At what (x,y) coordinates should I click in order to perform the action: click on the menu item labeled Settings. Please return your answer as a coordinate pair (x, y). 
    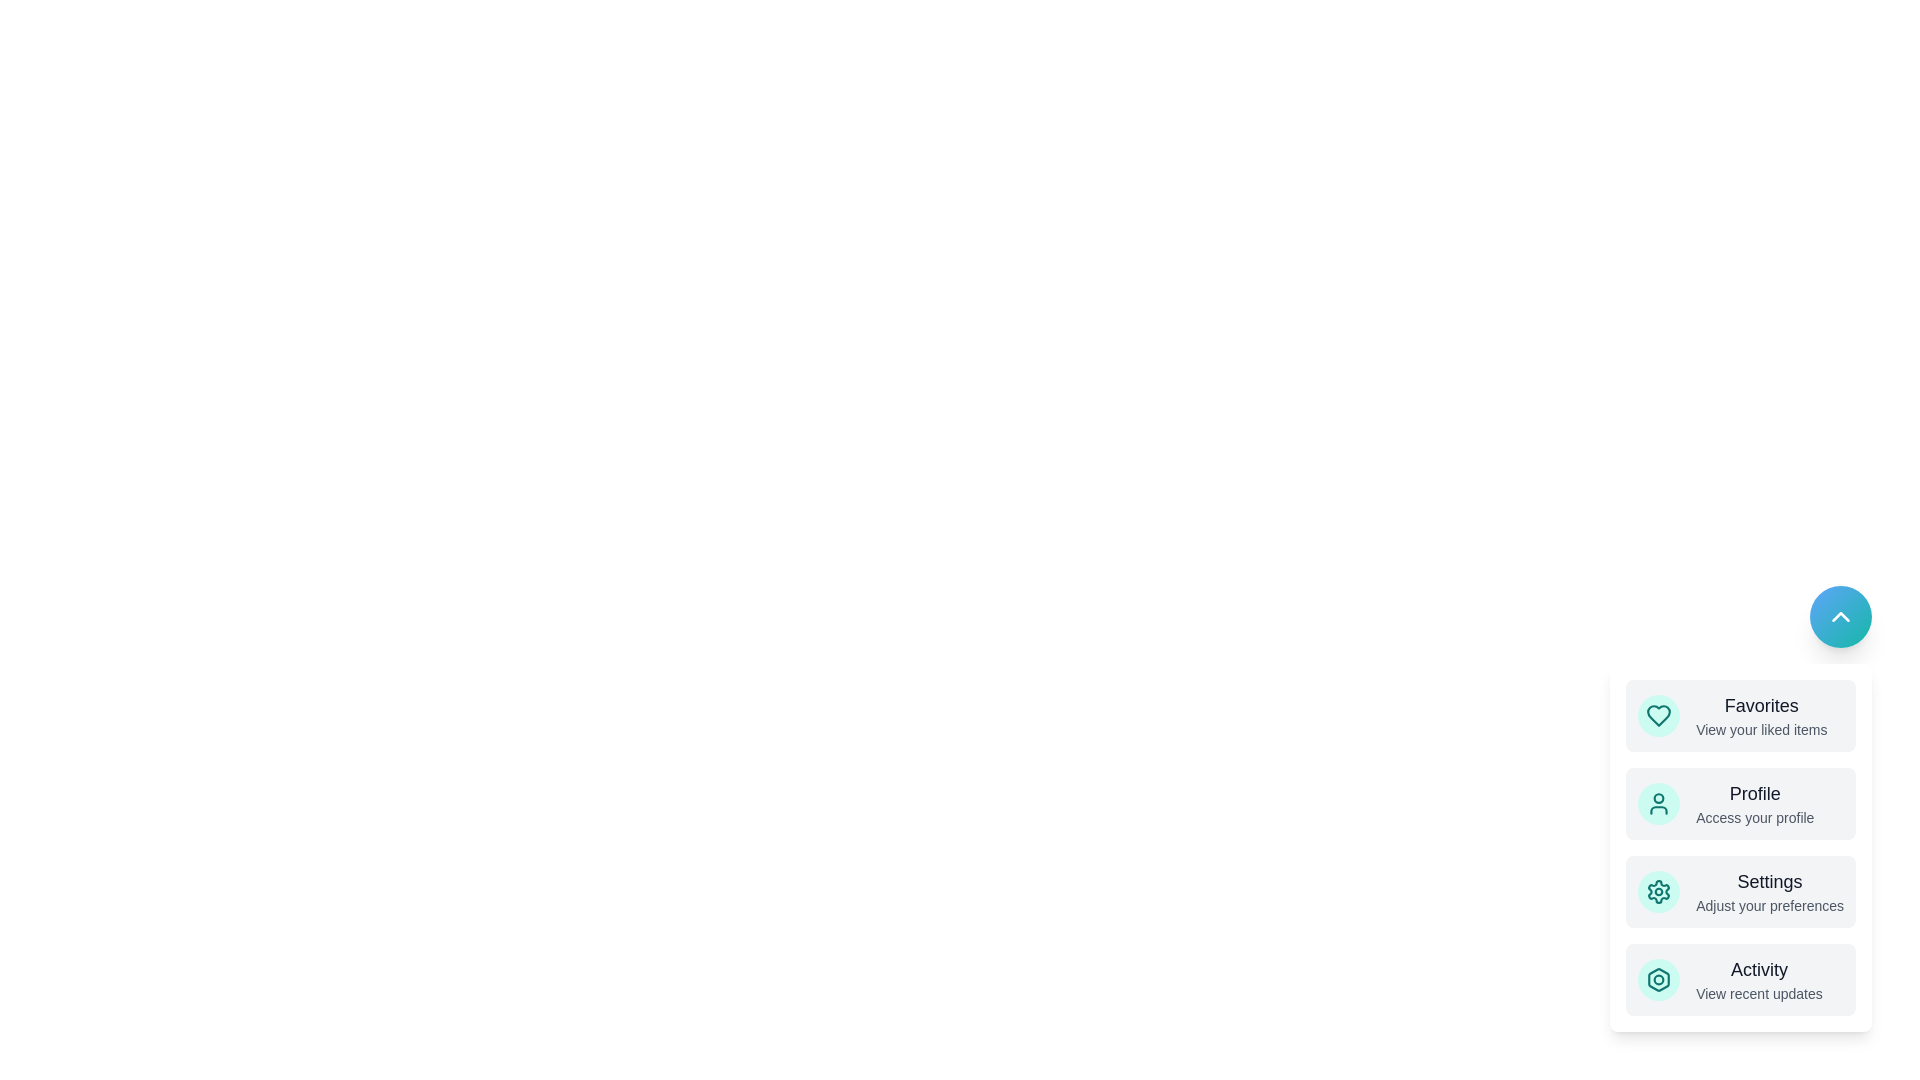
    Looking at the image, I should click on (1740, 890).